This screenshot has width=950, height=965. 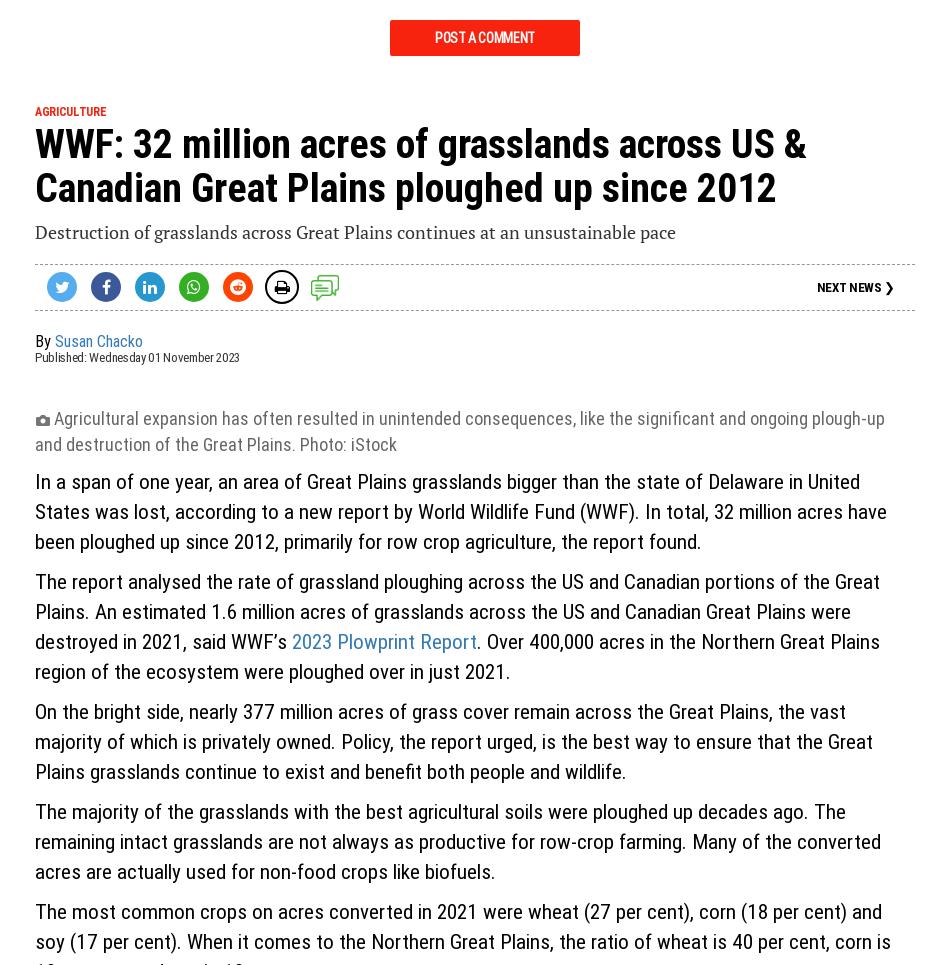 I want to click on '2023 Plowprint Report', so click(x=291, y=642).